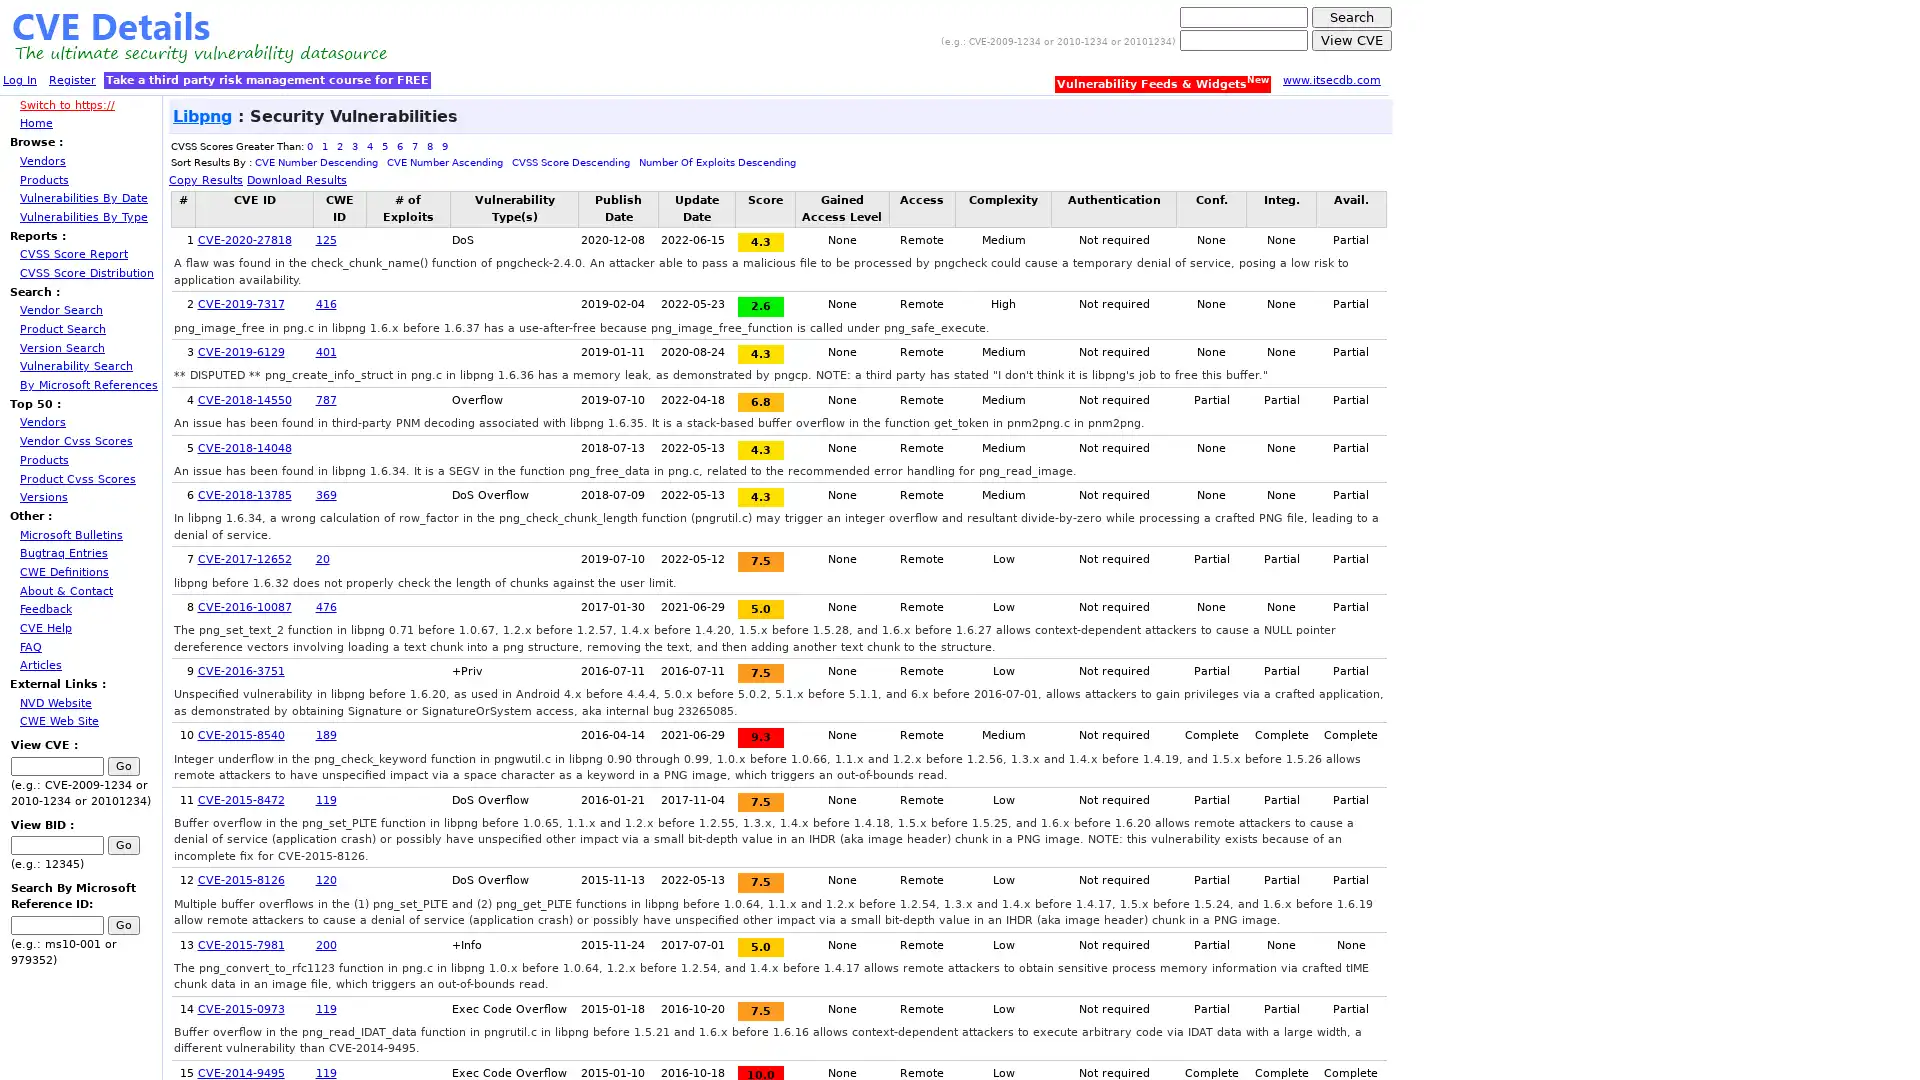 The image size is (1920, 1080). What do you see at coordinates (123, 924) in the screenshot?
I see `Go` at bounding box center [123, 924].